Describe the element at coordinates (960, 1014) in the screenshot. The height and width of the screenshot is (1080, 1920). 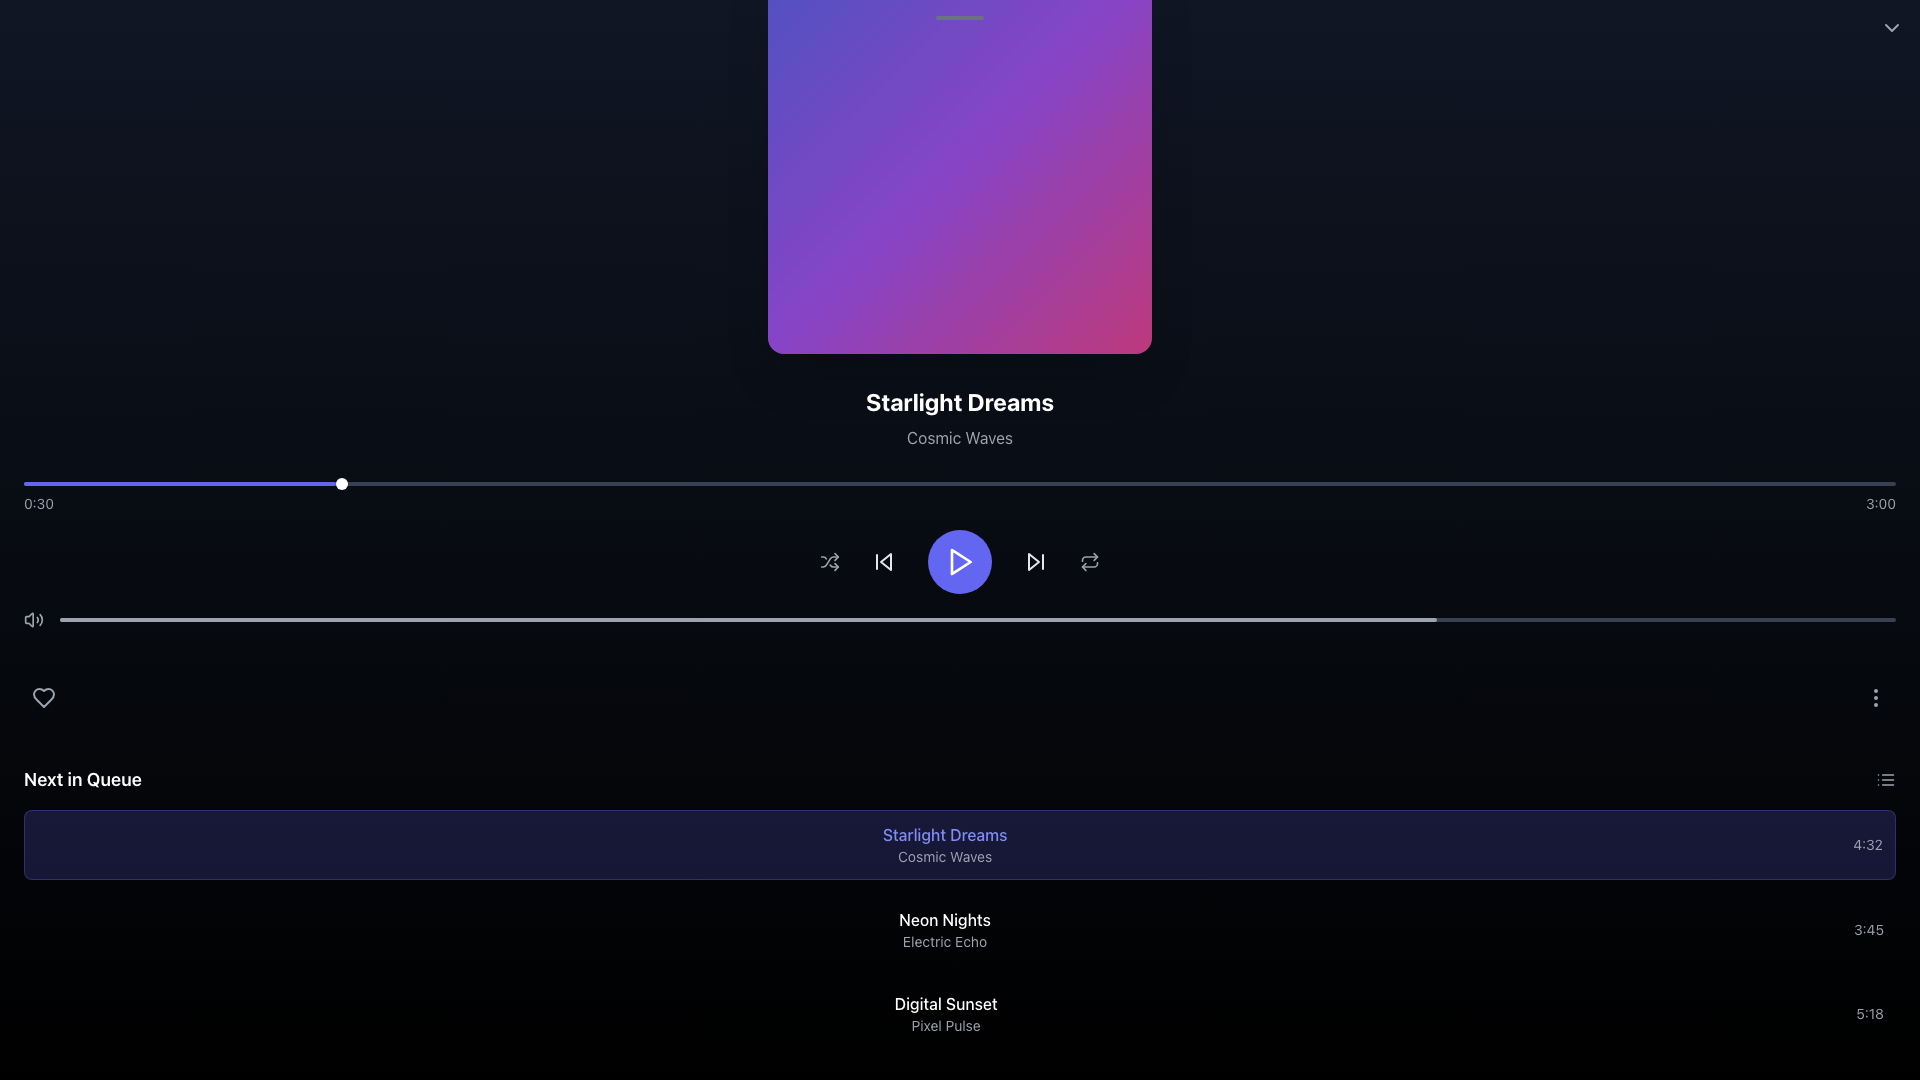
I see `the third item in the 'Next in Queue' group of the media playlist, which displays the title and subtitle of the media content along with its duration` at that location.